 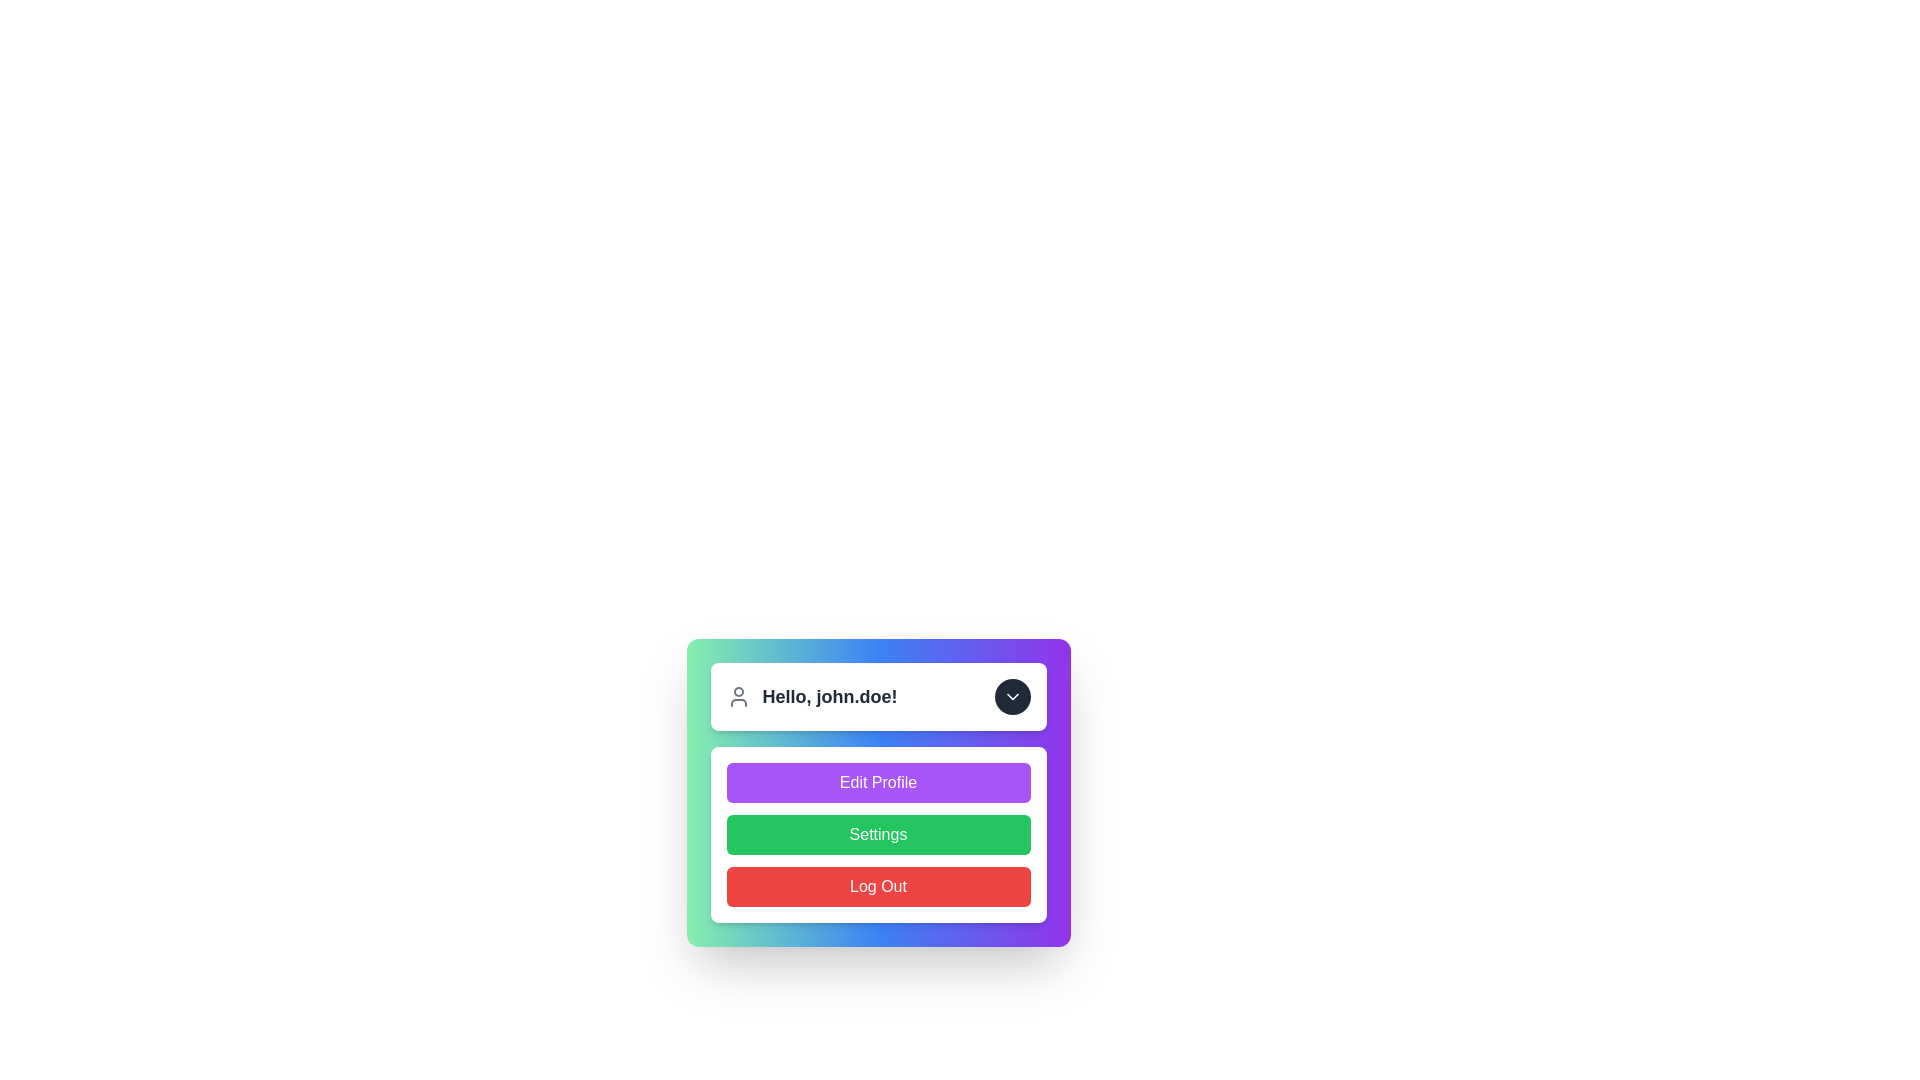 What do you see at coordinates (830, 696) in the screenshot?
I see `the text label that displays 'Hello, john.doe!' which is styled in bold, dark gray, and is centrally positioned above action buttons` at bounding box center [830, 696].